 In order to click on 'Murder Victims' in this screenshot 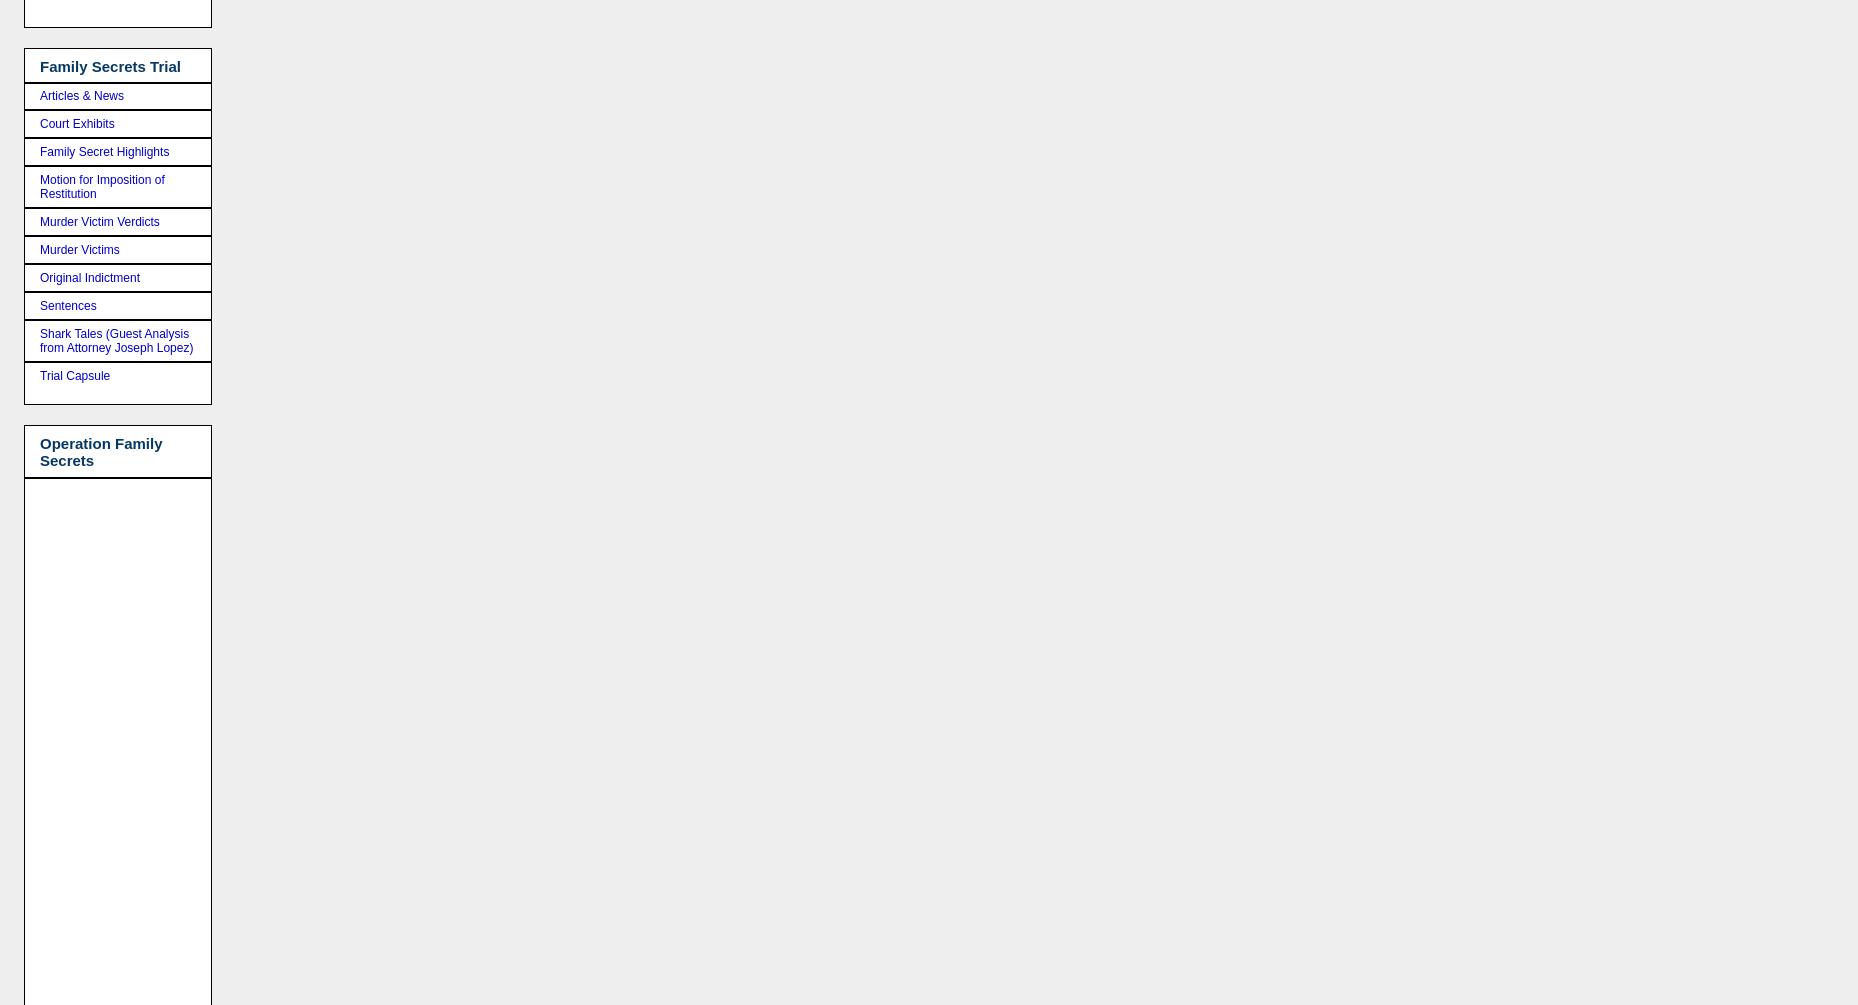, I will do `click(78, 249)`.